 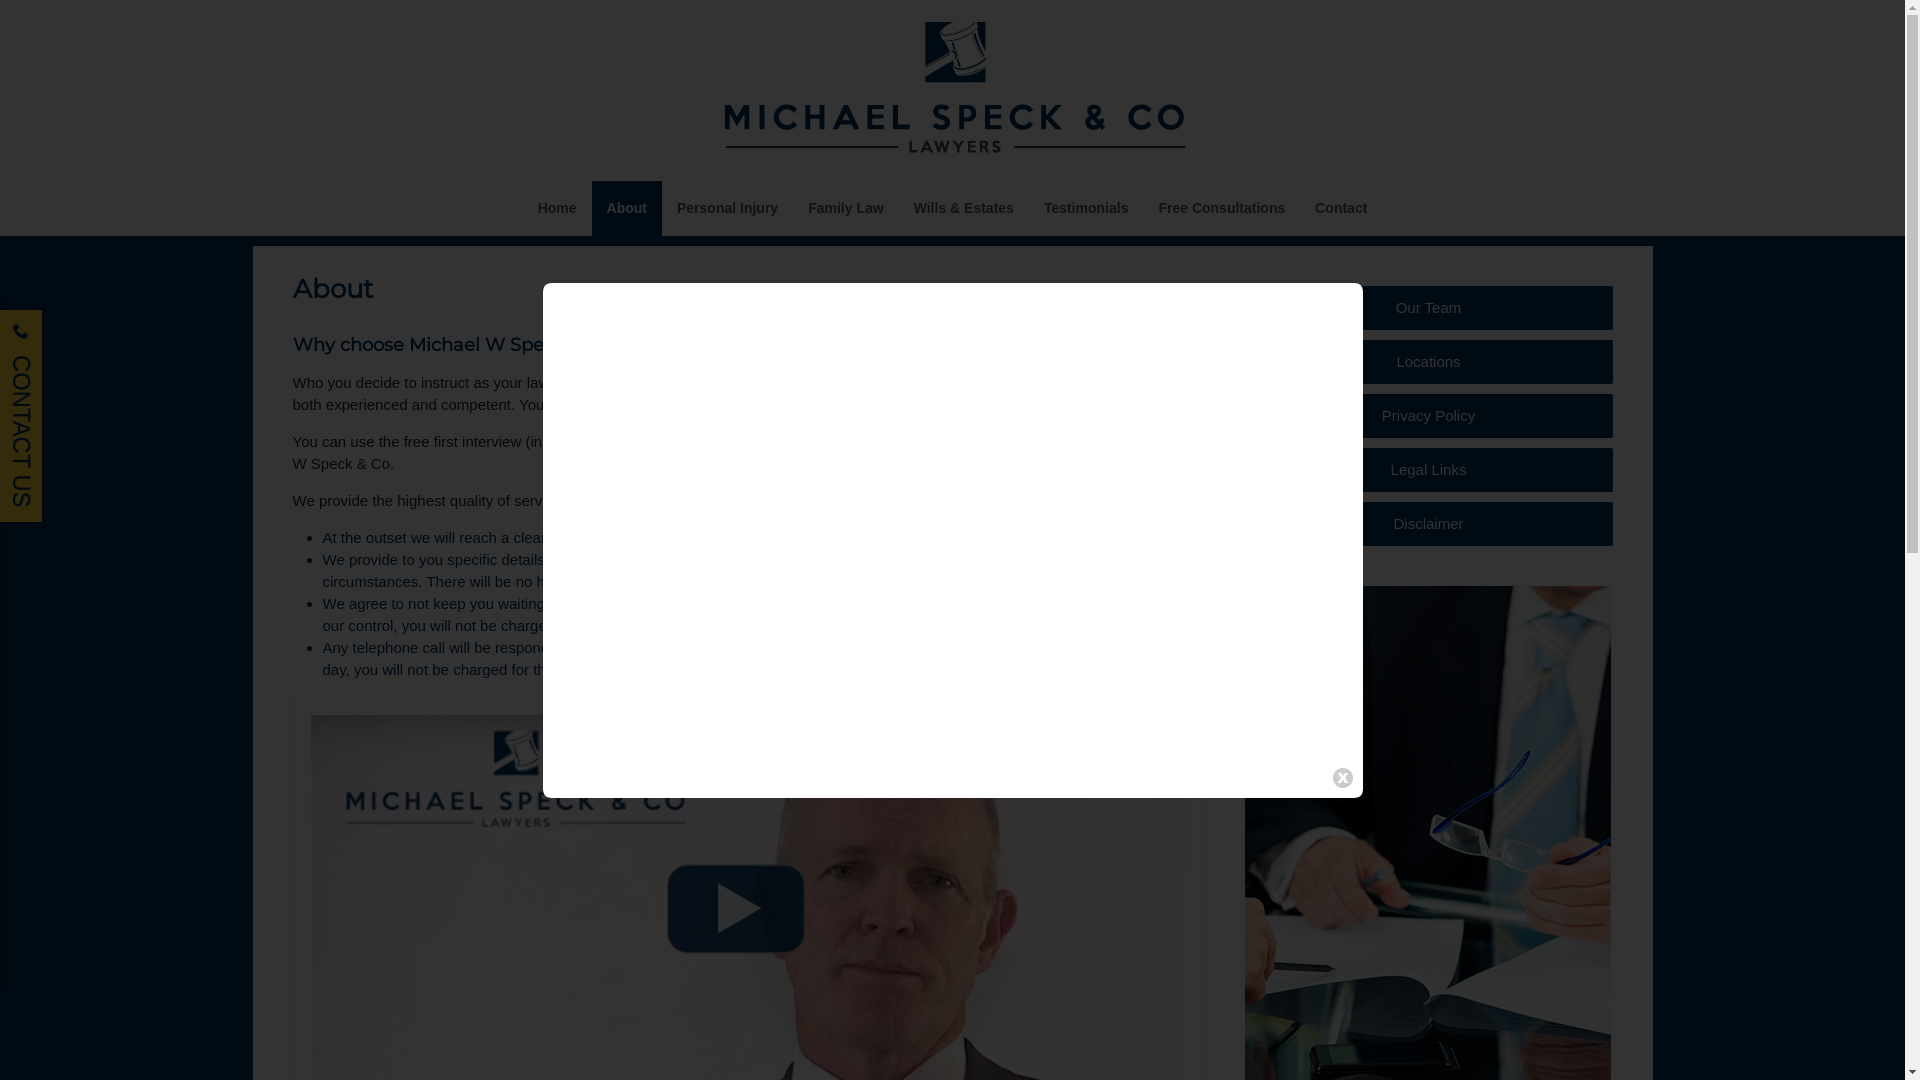 I want to click on 'Home', so click(x=557, y=208).